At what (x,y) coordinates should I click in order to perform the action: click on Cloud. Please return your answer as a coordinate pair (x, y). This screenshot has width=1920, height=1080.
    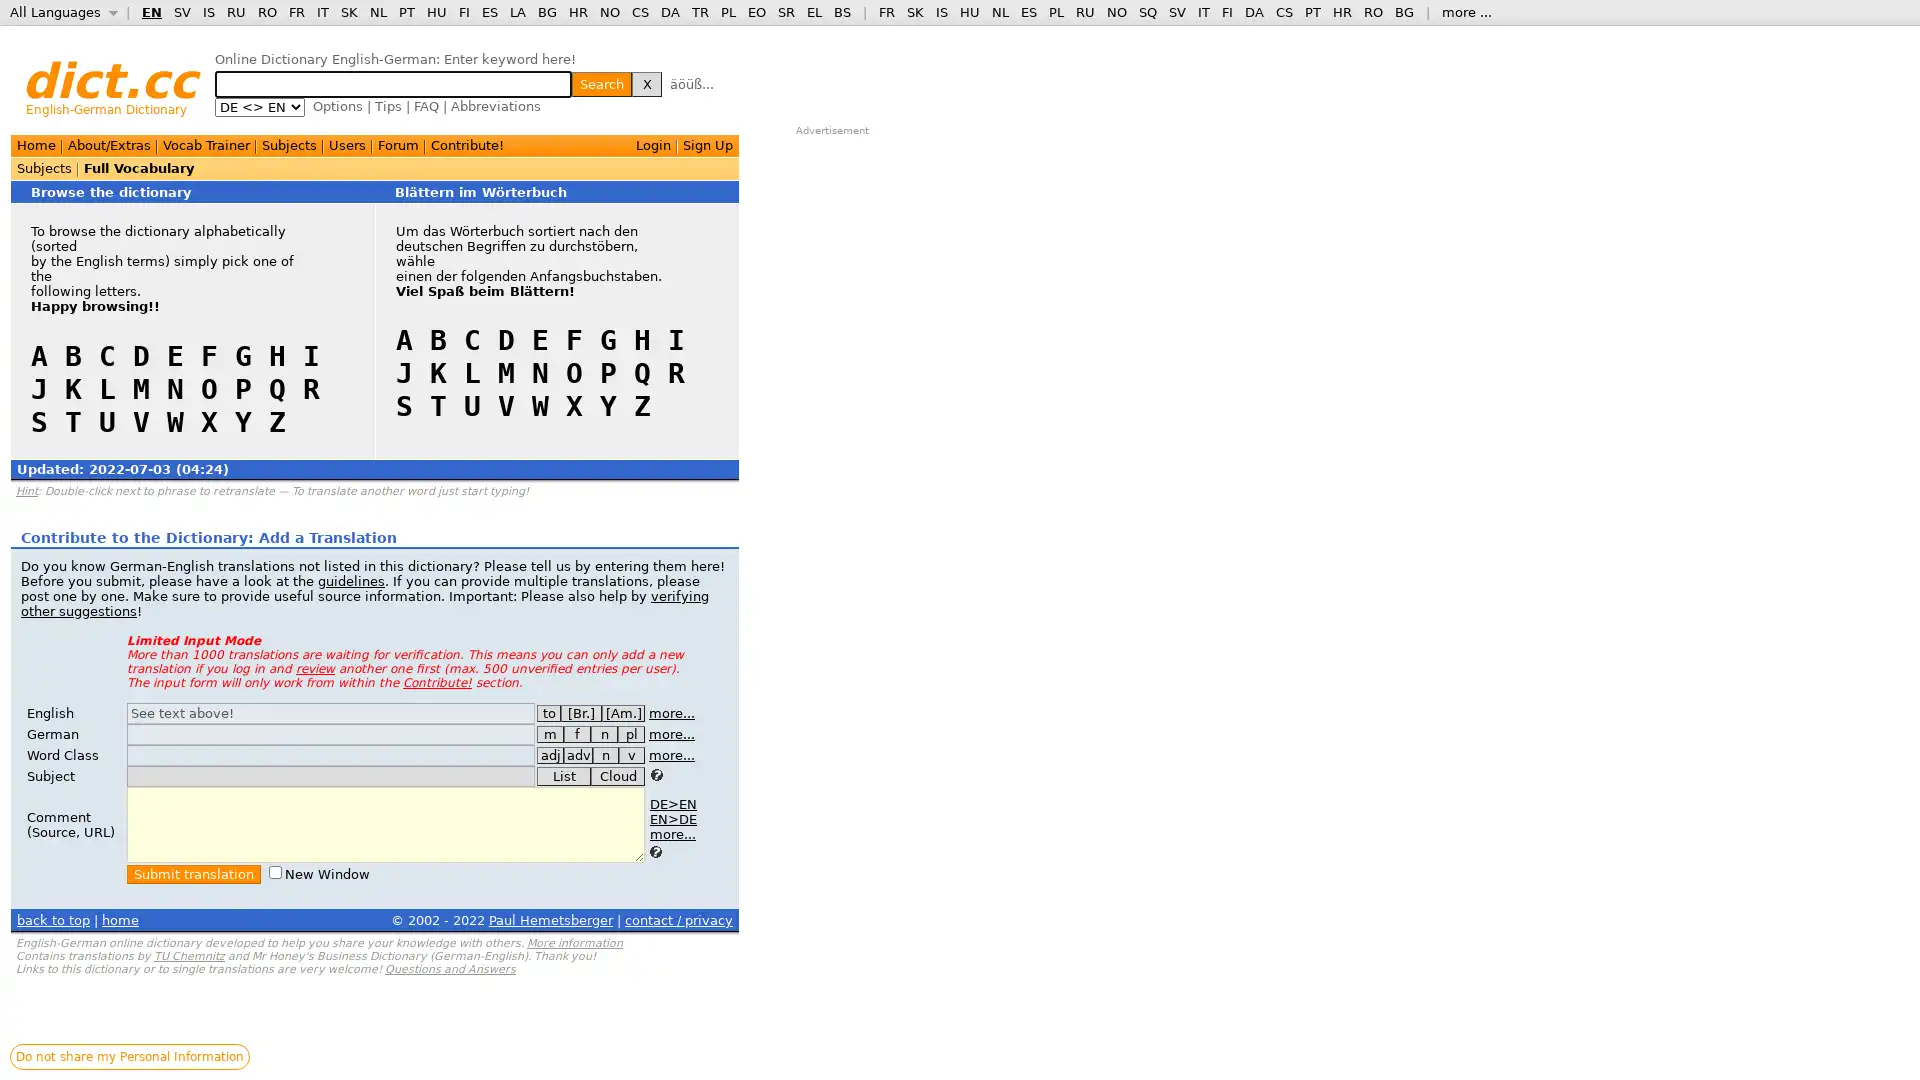
    Looking at the image, I should click on (617, 775).